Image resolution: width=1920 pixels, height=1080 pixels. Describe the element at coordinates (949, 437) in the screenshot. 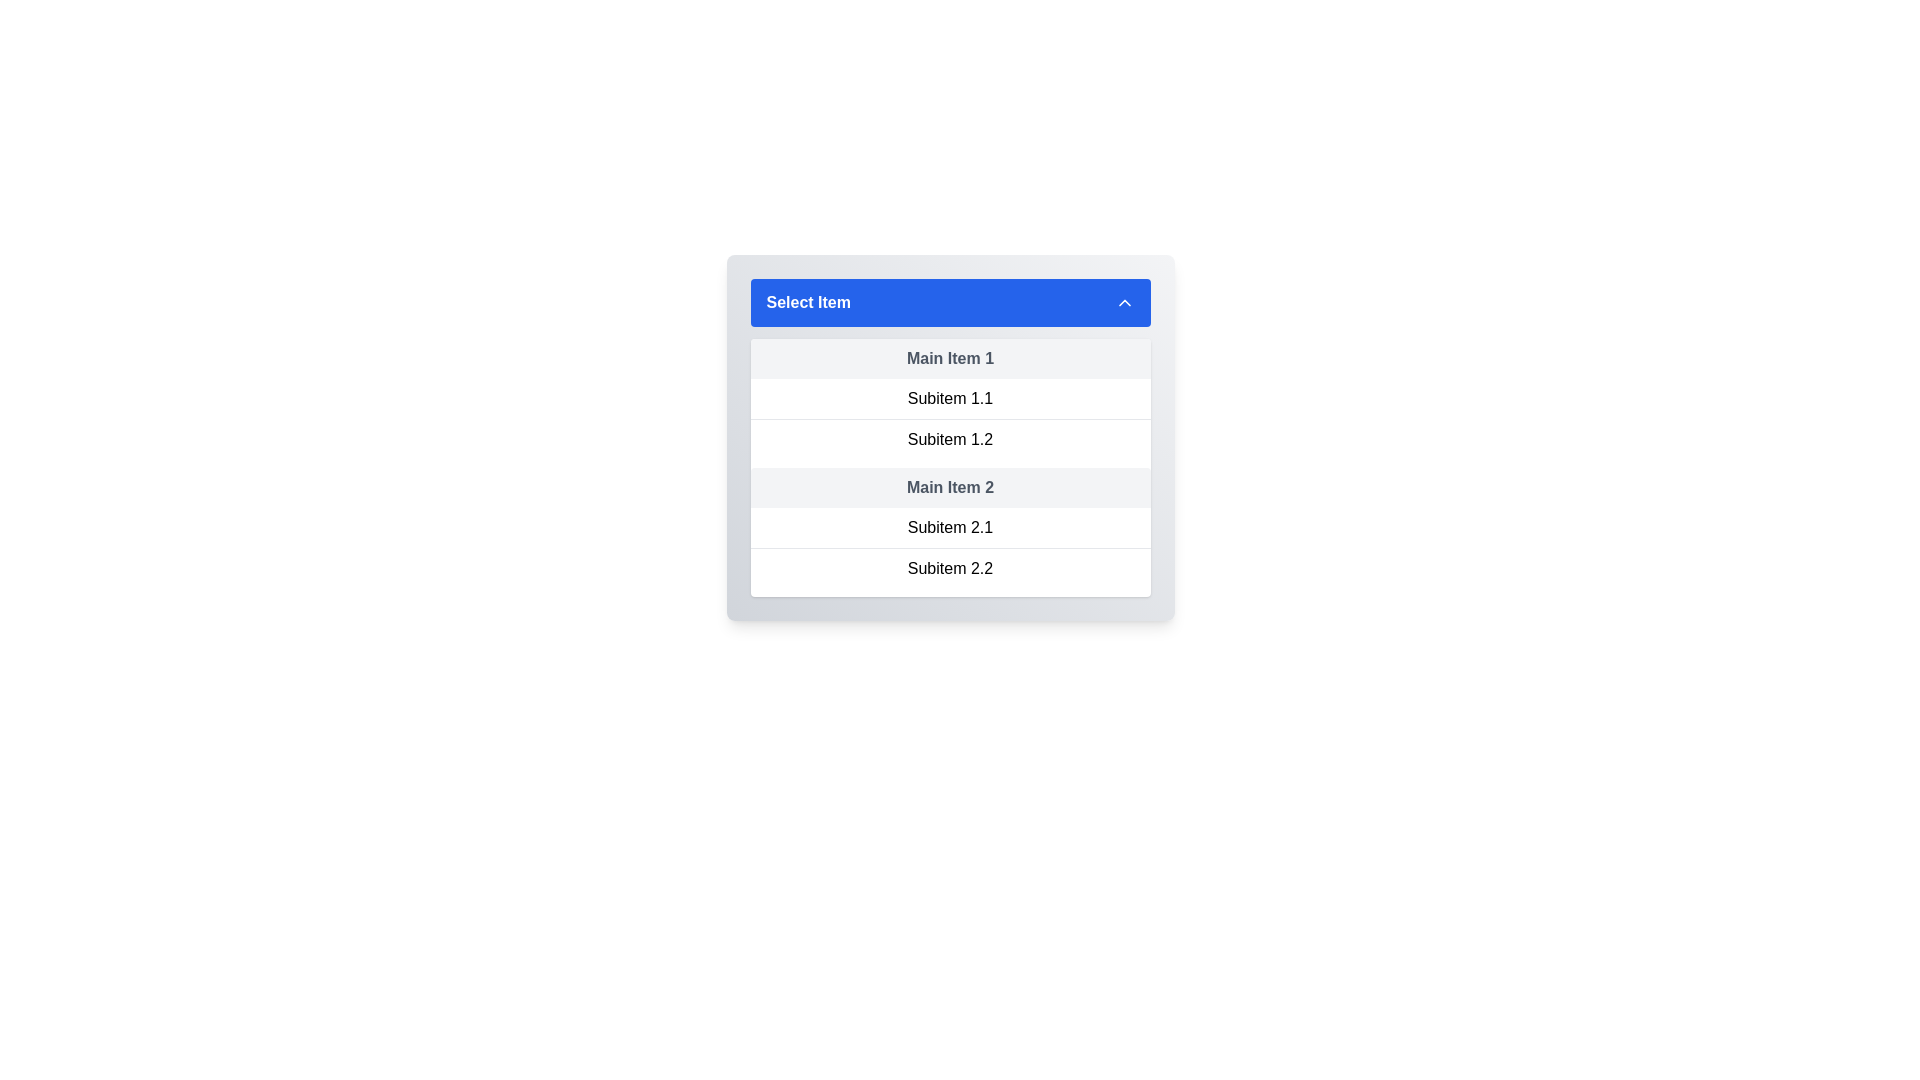

I see `the individual subitems of the dropdown menu, which is a rectangular element with a blue header titled 'Select Item' and multiple grouped lines labeled as 'Main Item 1', 'Subitem 1.1', etc` at that location.